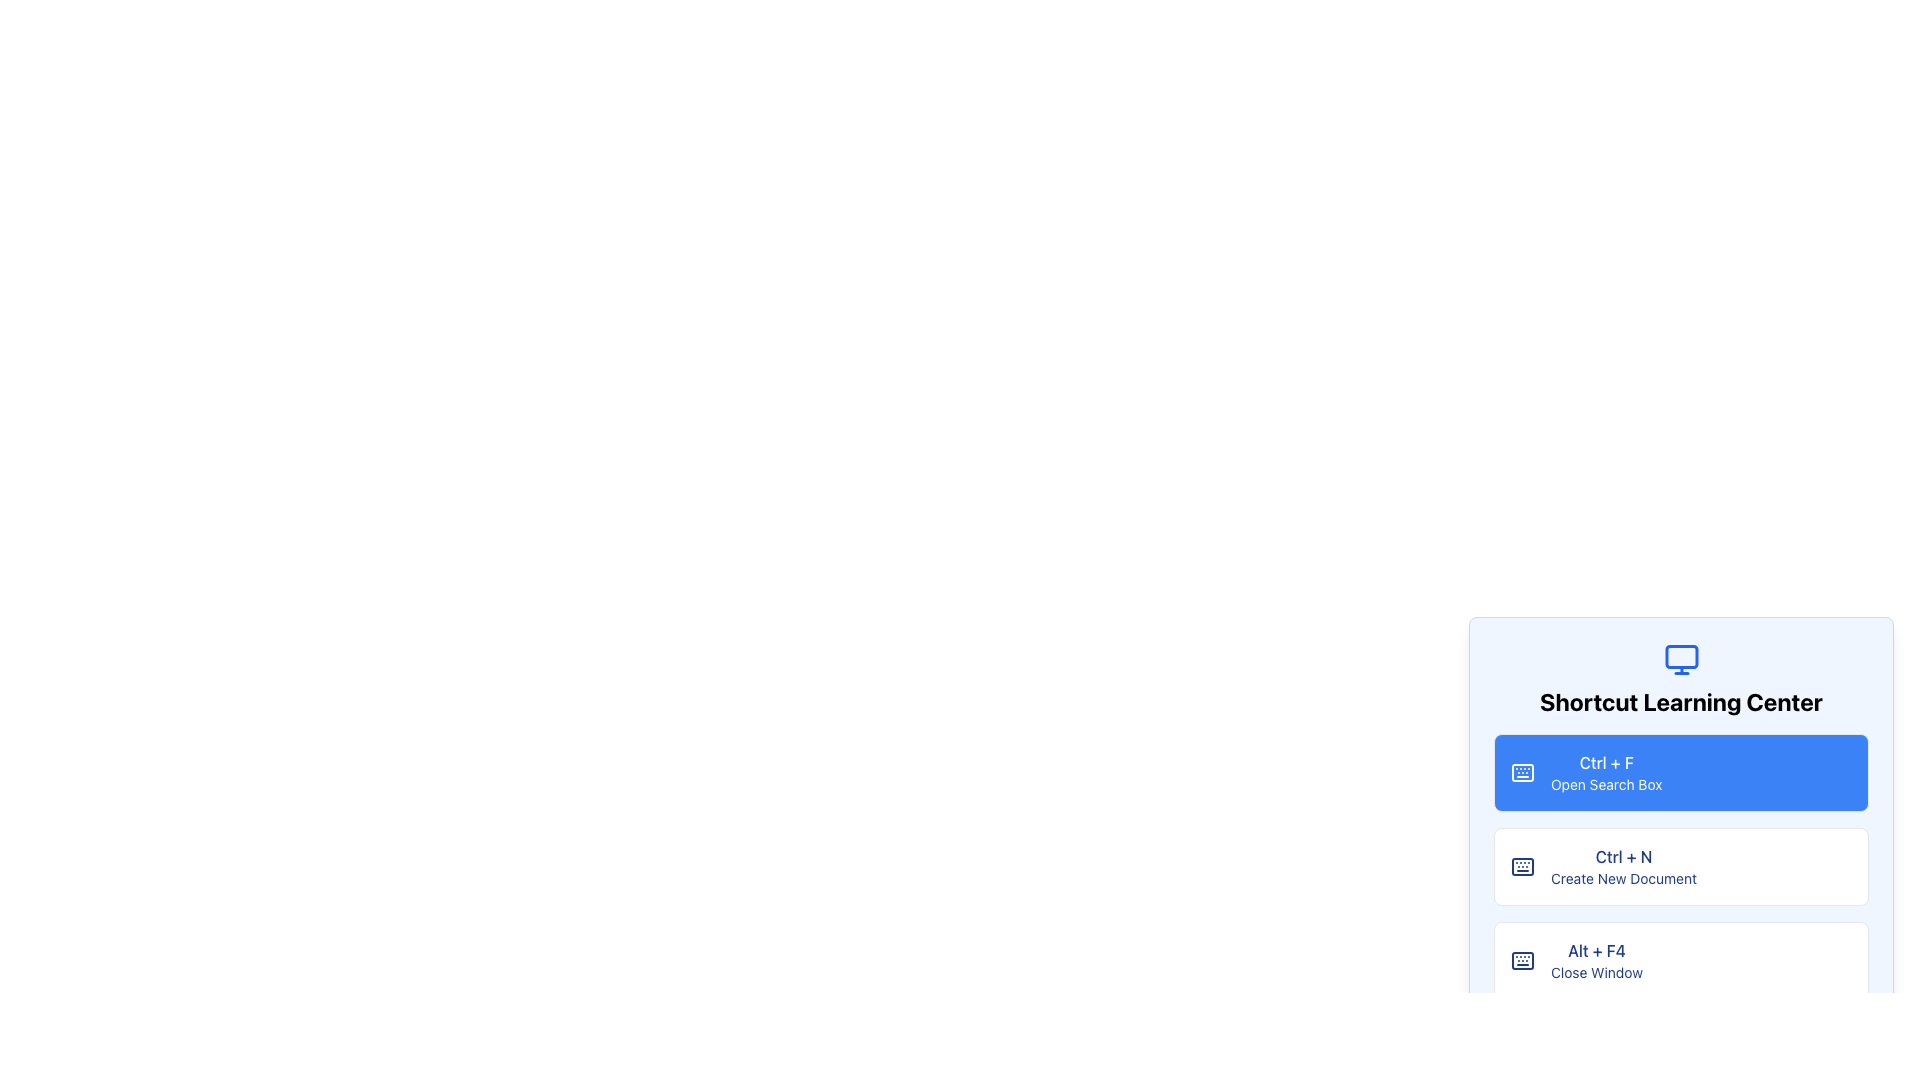 This screenshot has width=1920, height=1080. Describe the element at coordinates (1680, 771) in the screenshot. I see `the 'Ctrl + F' button in the 'Shortcut Learning Center' which opens the search box` at that location.